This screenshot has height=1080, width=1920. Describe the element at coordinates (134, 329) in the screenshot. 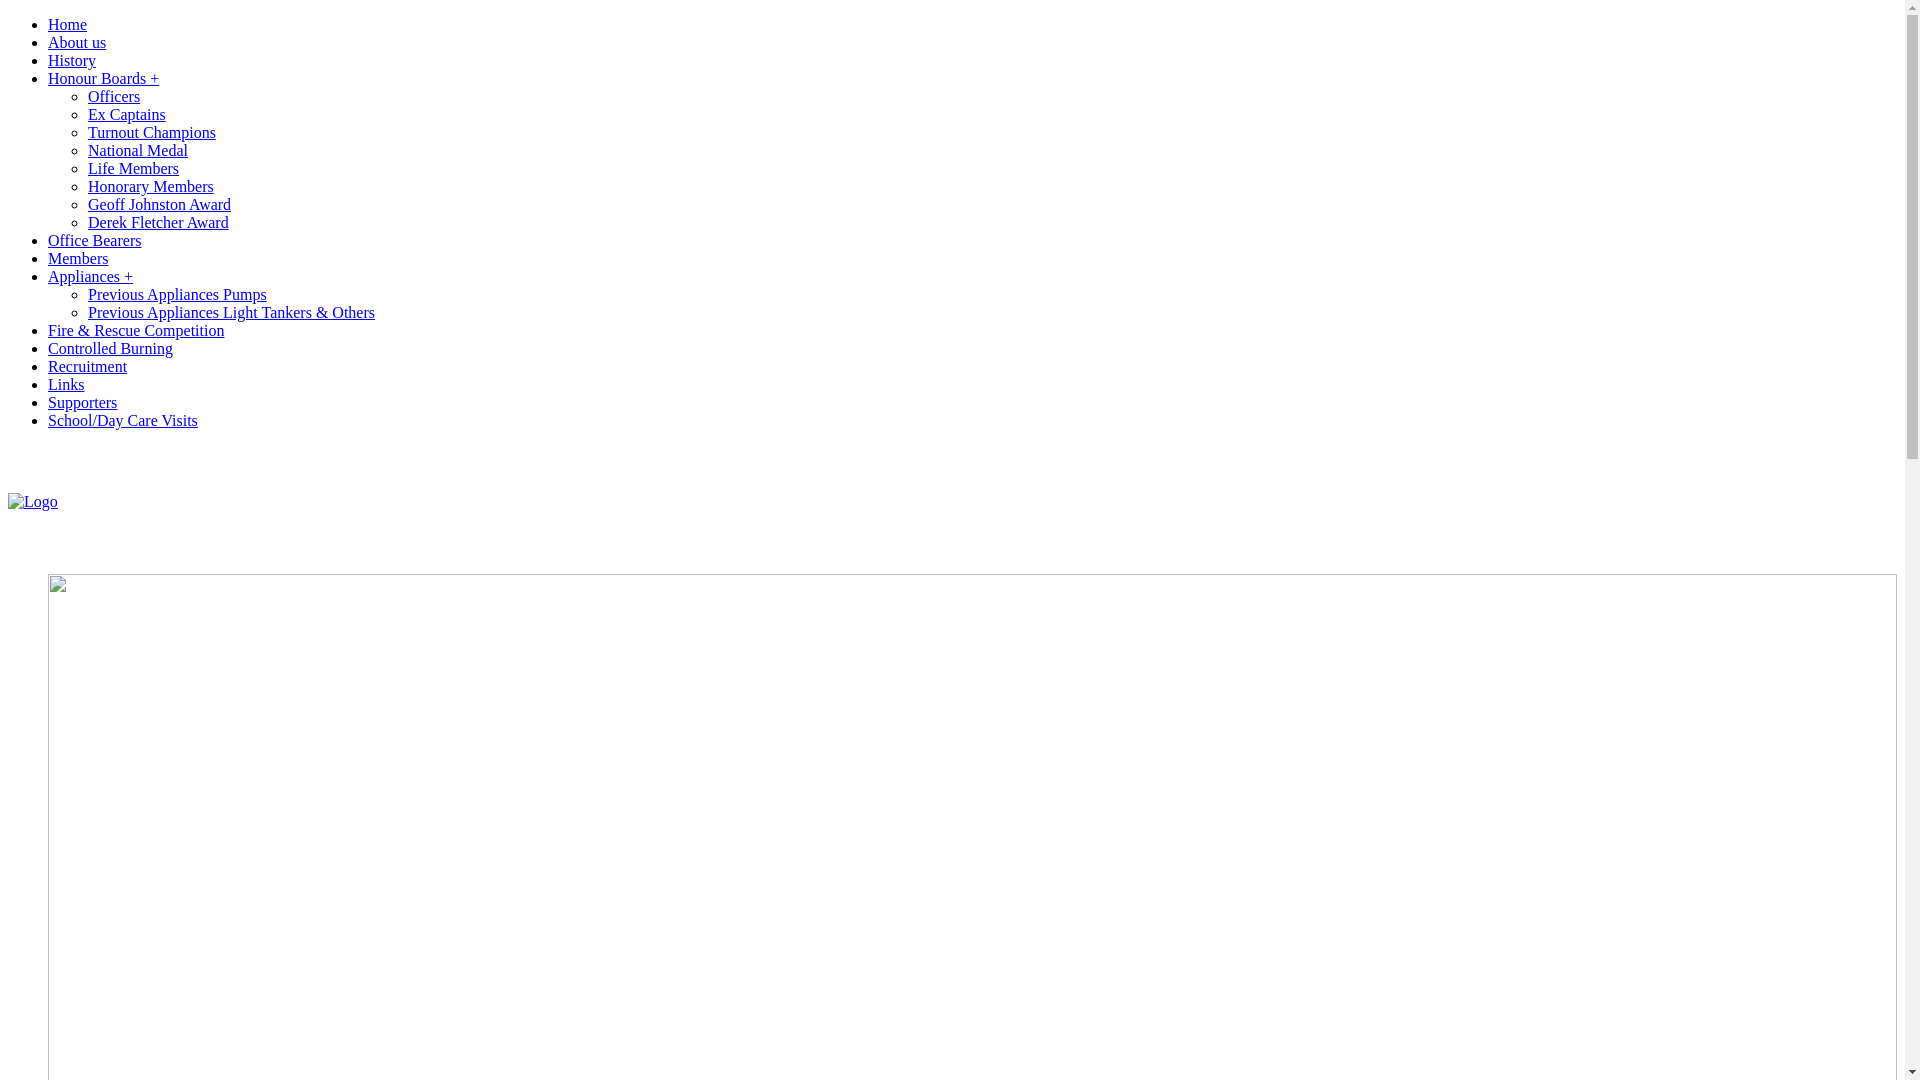

I see `'Fire & Rescue Competition'` at that location.